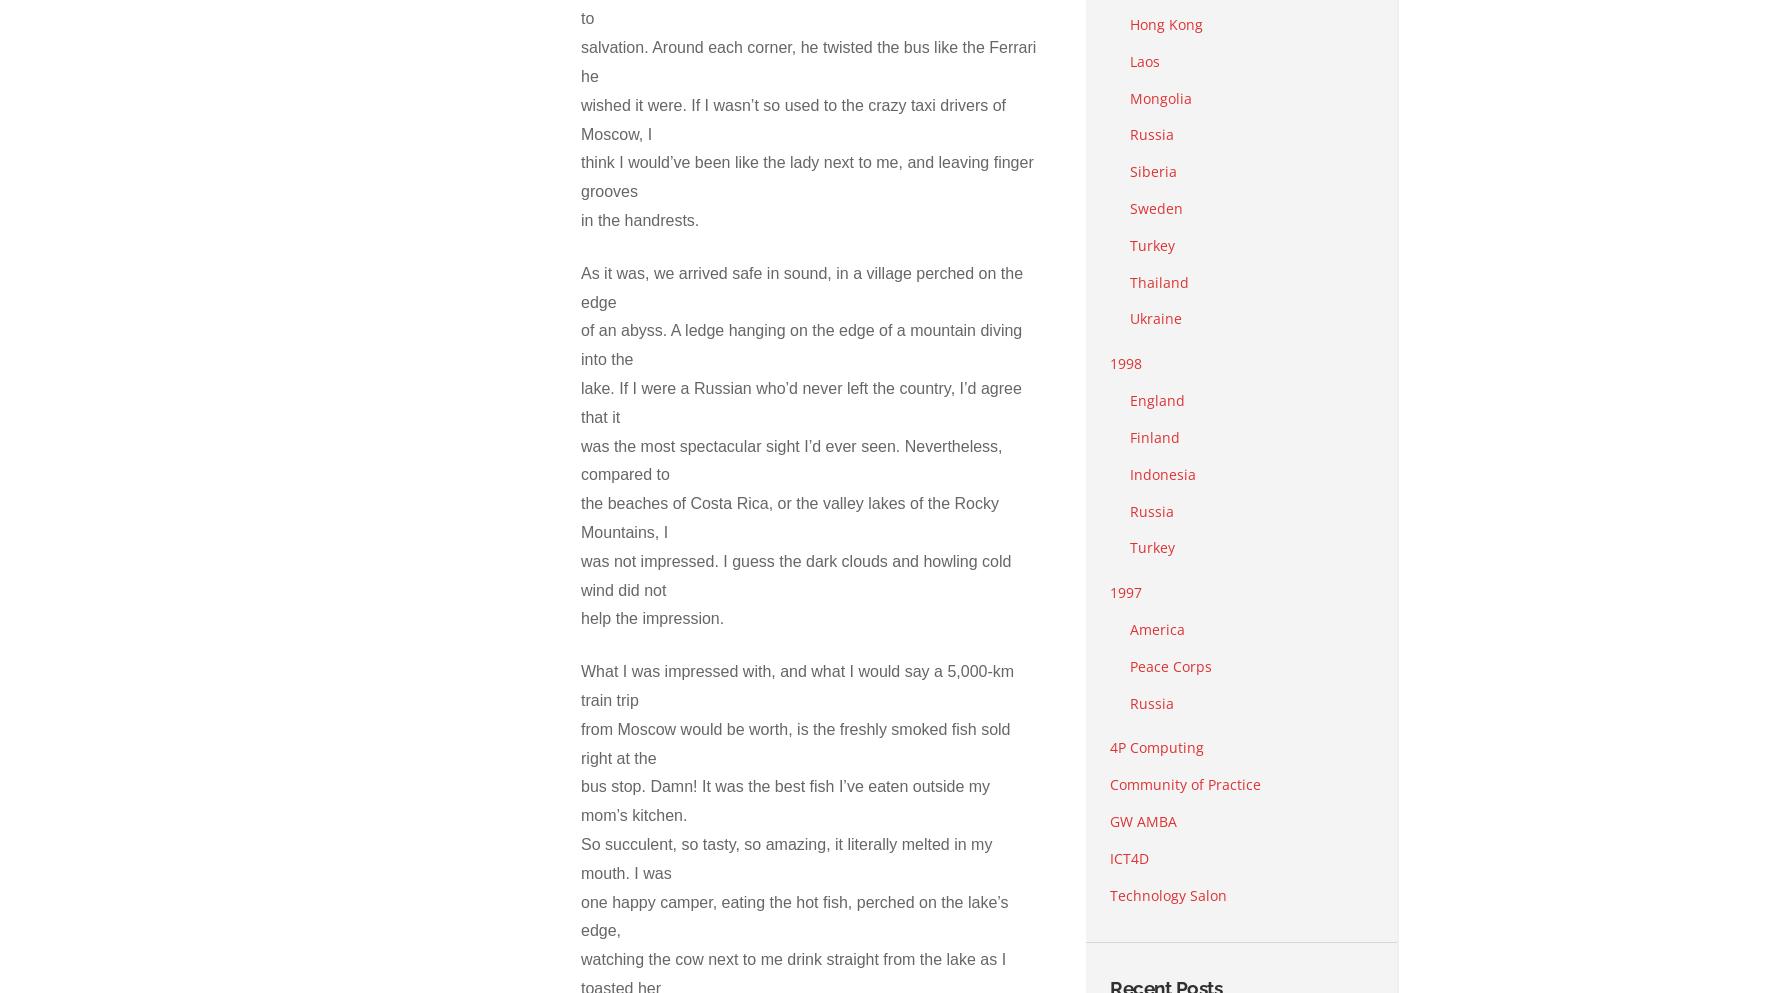  Describe the element at coordinates (801, 286) in the screenshot. I see `'As it was, we arrived safe in sound, in a village perched on the edge'` at that location.